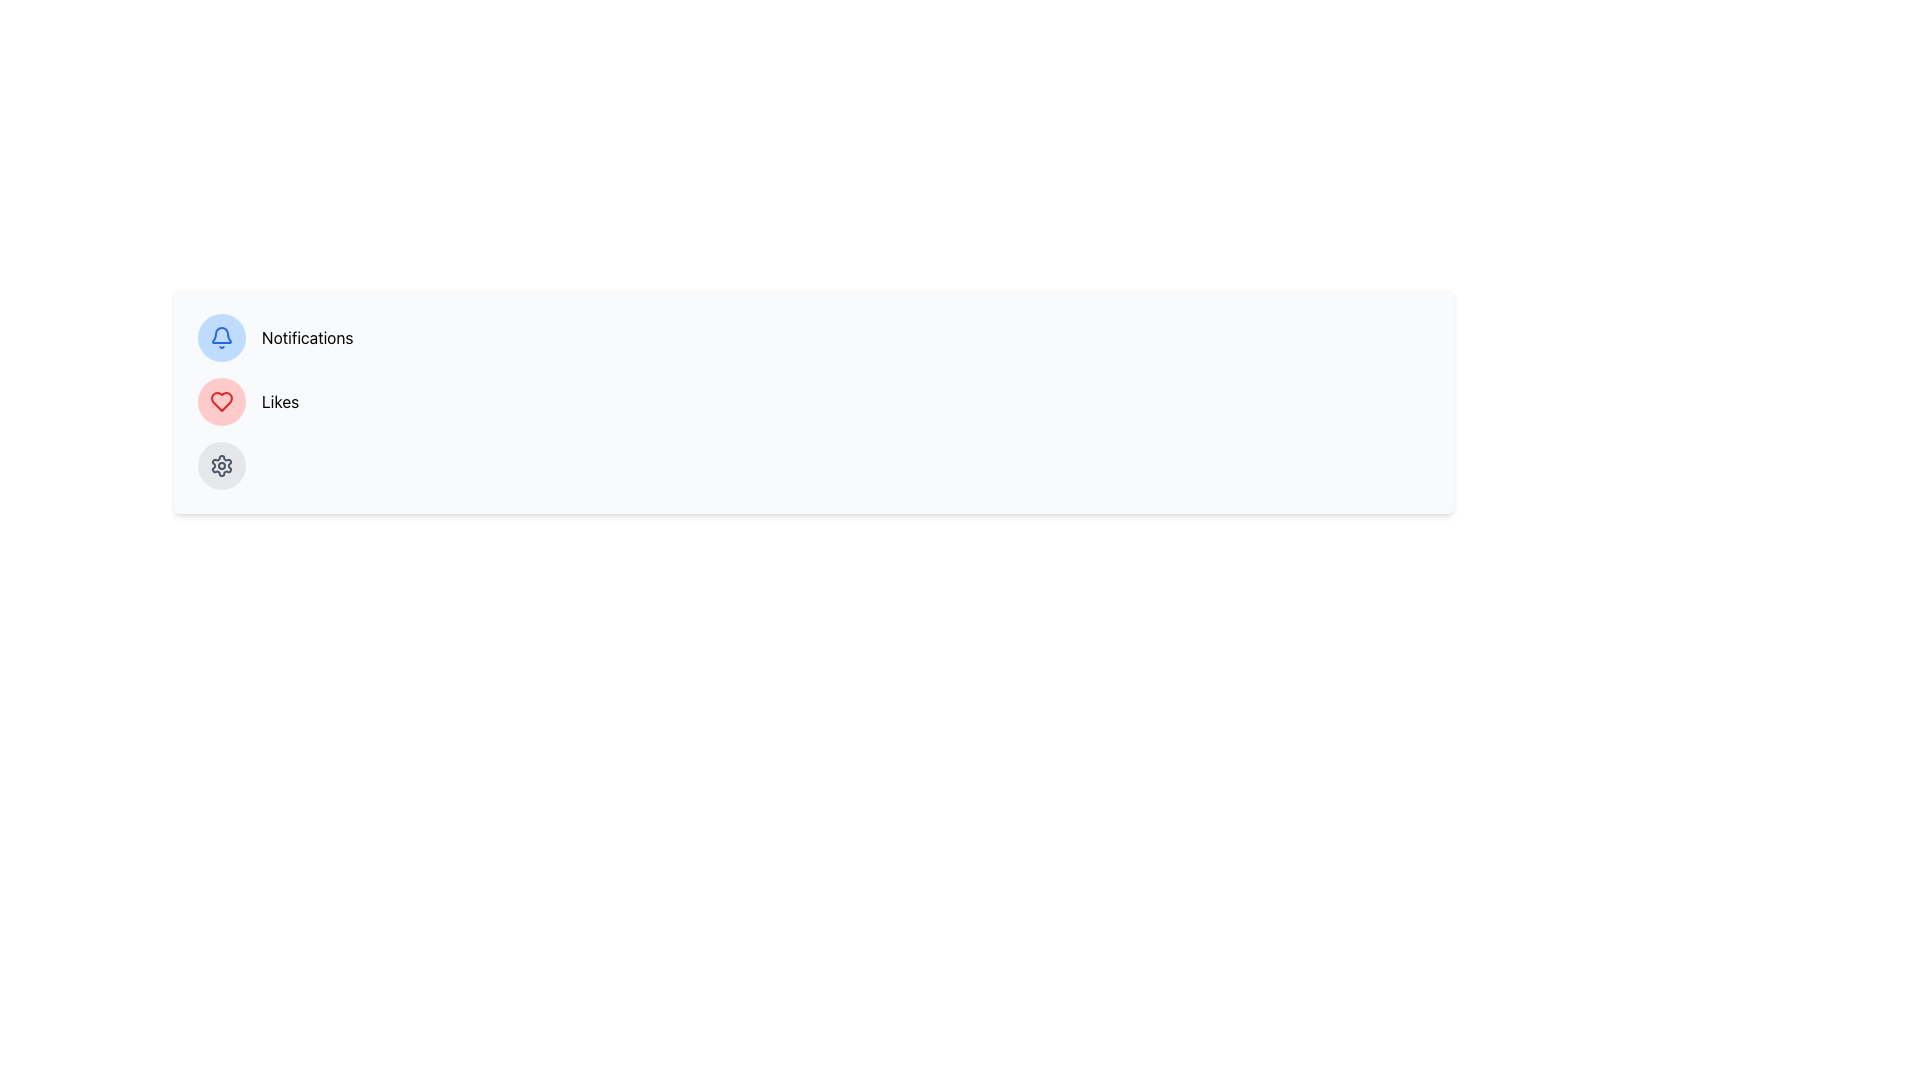 The image size is (1920, 1080). What do you see at coordinates (306, 337) in the screenshot?
I see `the Text label that describes the notification functionality, which is positioned to the right of the bell icon` at bounding box center [306, 337].